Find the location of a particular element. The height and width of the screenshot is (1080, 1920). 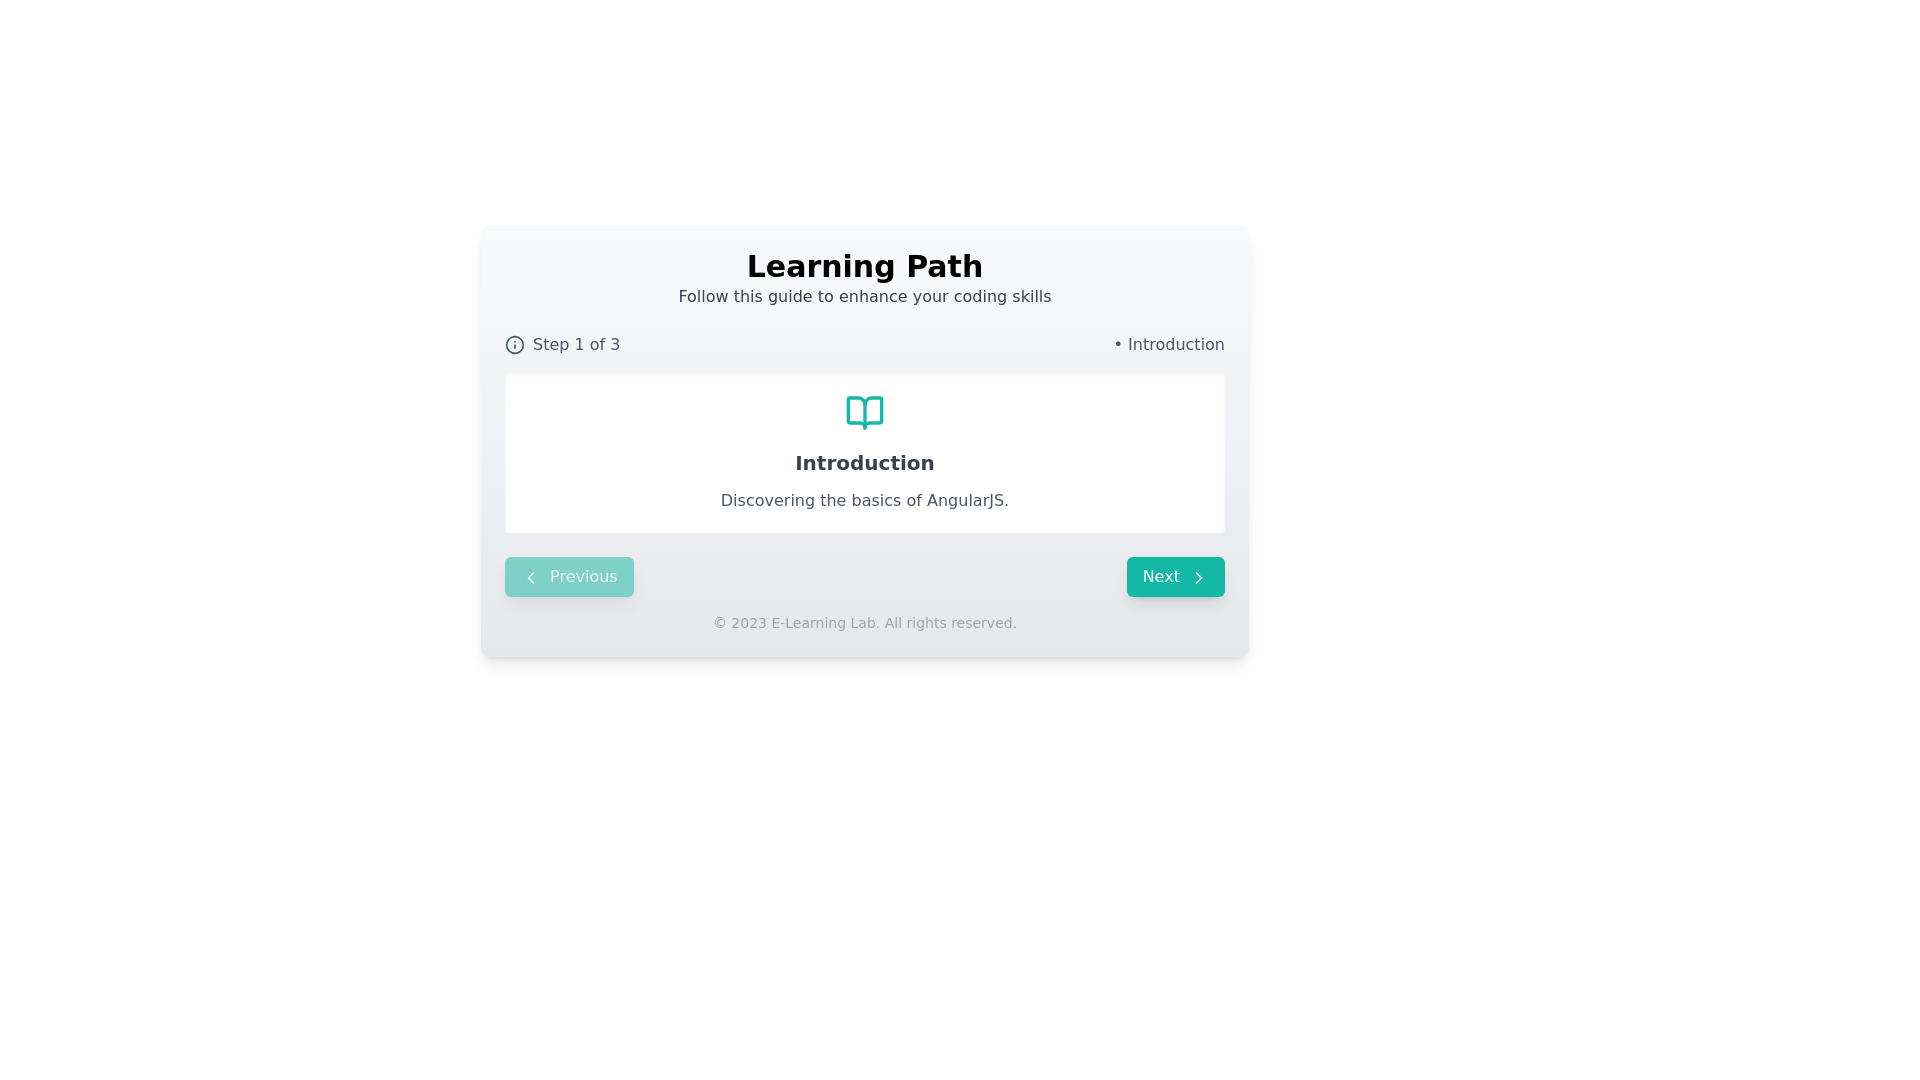

the 'Previous' button located at the bottom-left section of the card interface is located at coordinates (568, 577).